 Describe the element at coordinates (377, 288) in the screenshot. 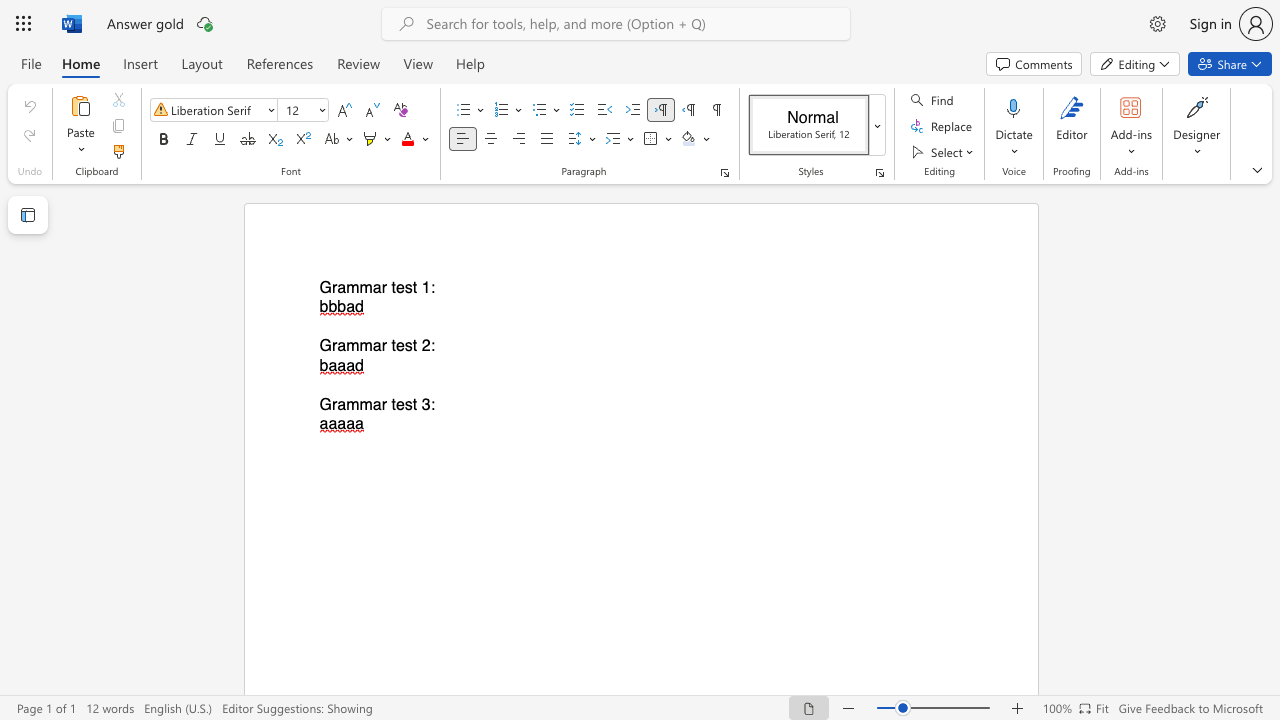

I see `the 2th character "a" in the text` at that location.